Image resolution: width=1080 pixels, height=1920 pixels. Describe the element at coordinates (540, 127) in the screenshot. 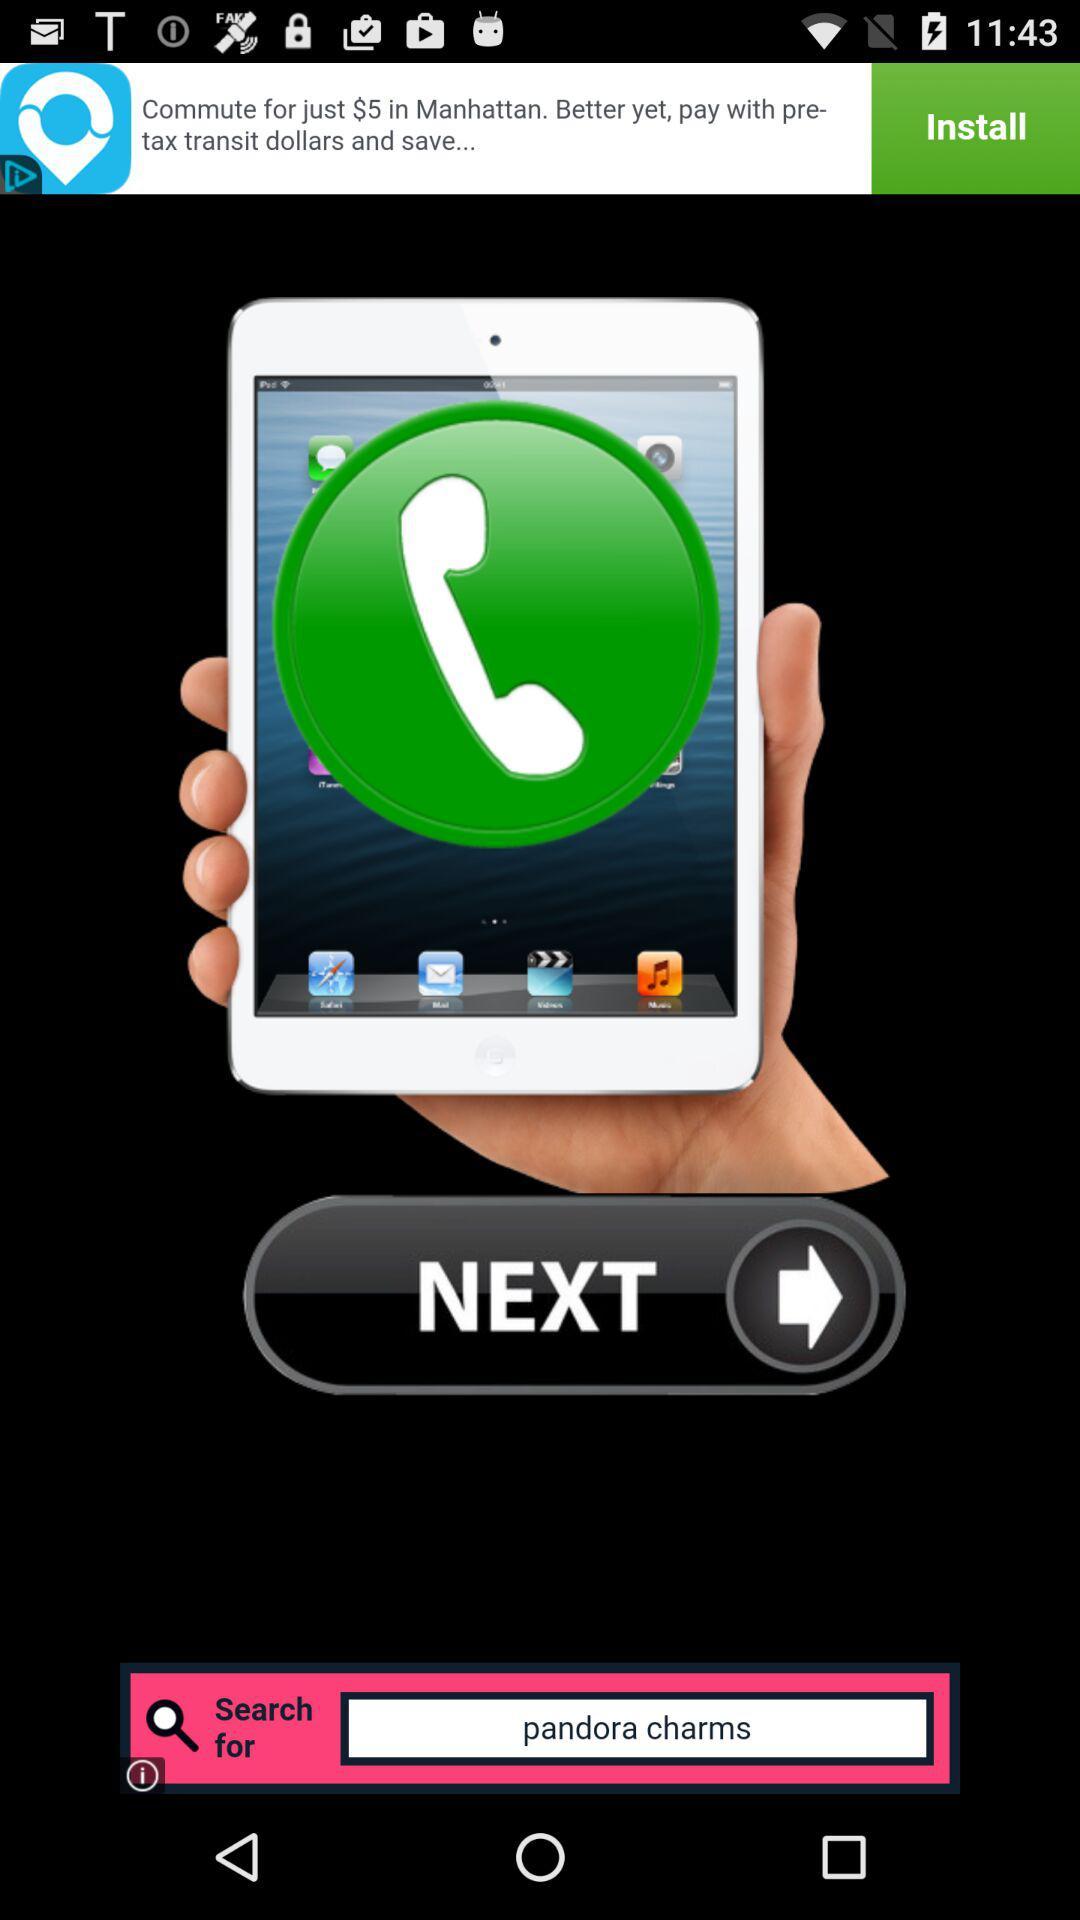

I see `the advertisement page` at that location.